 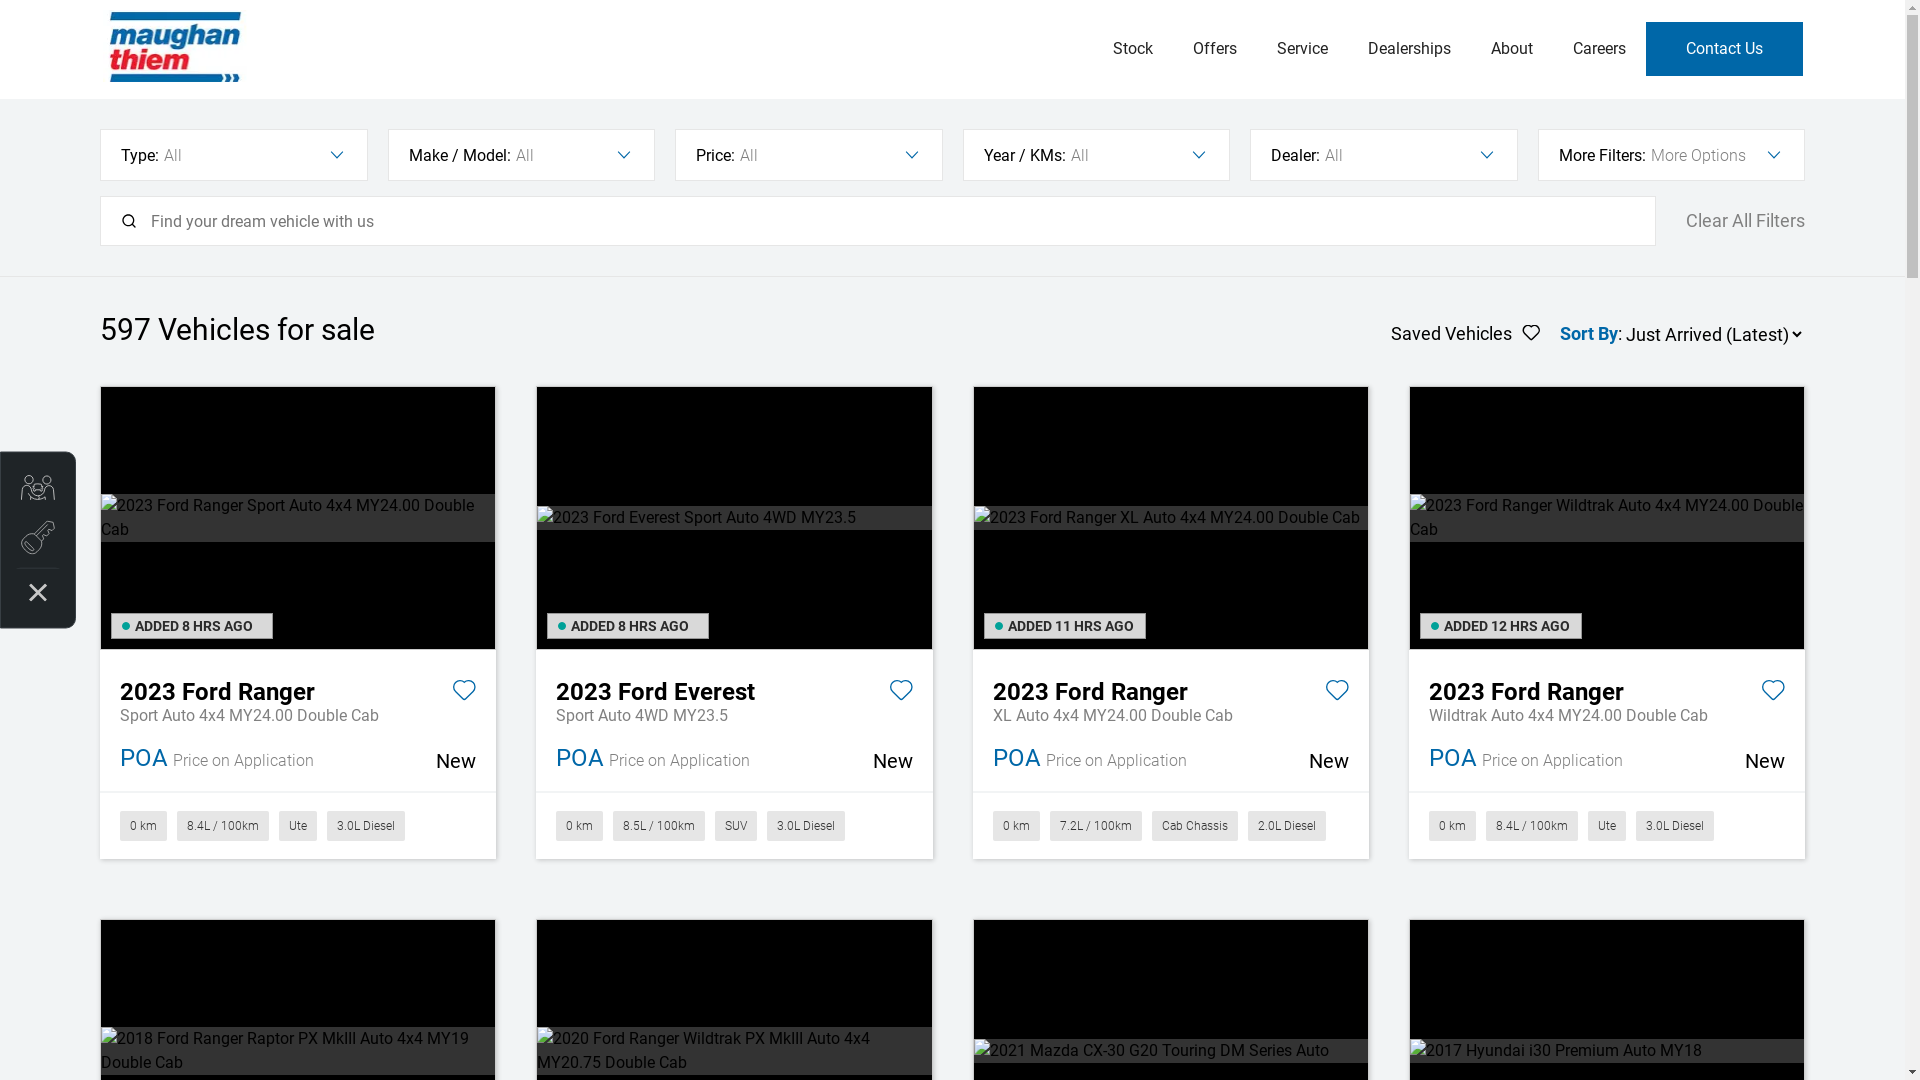 I want to click on '2023 Ford Everest Sport Auto 4WD MY23.5', so click(x=733, y=516).